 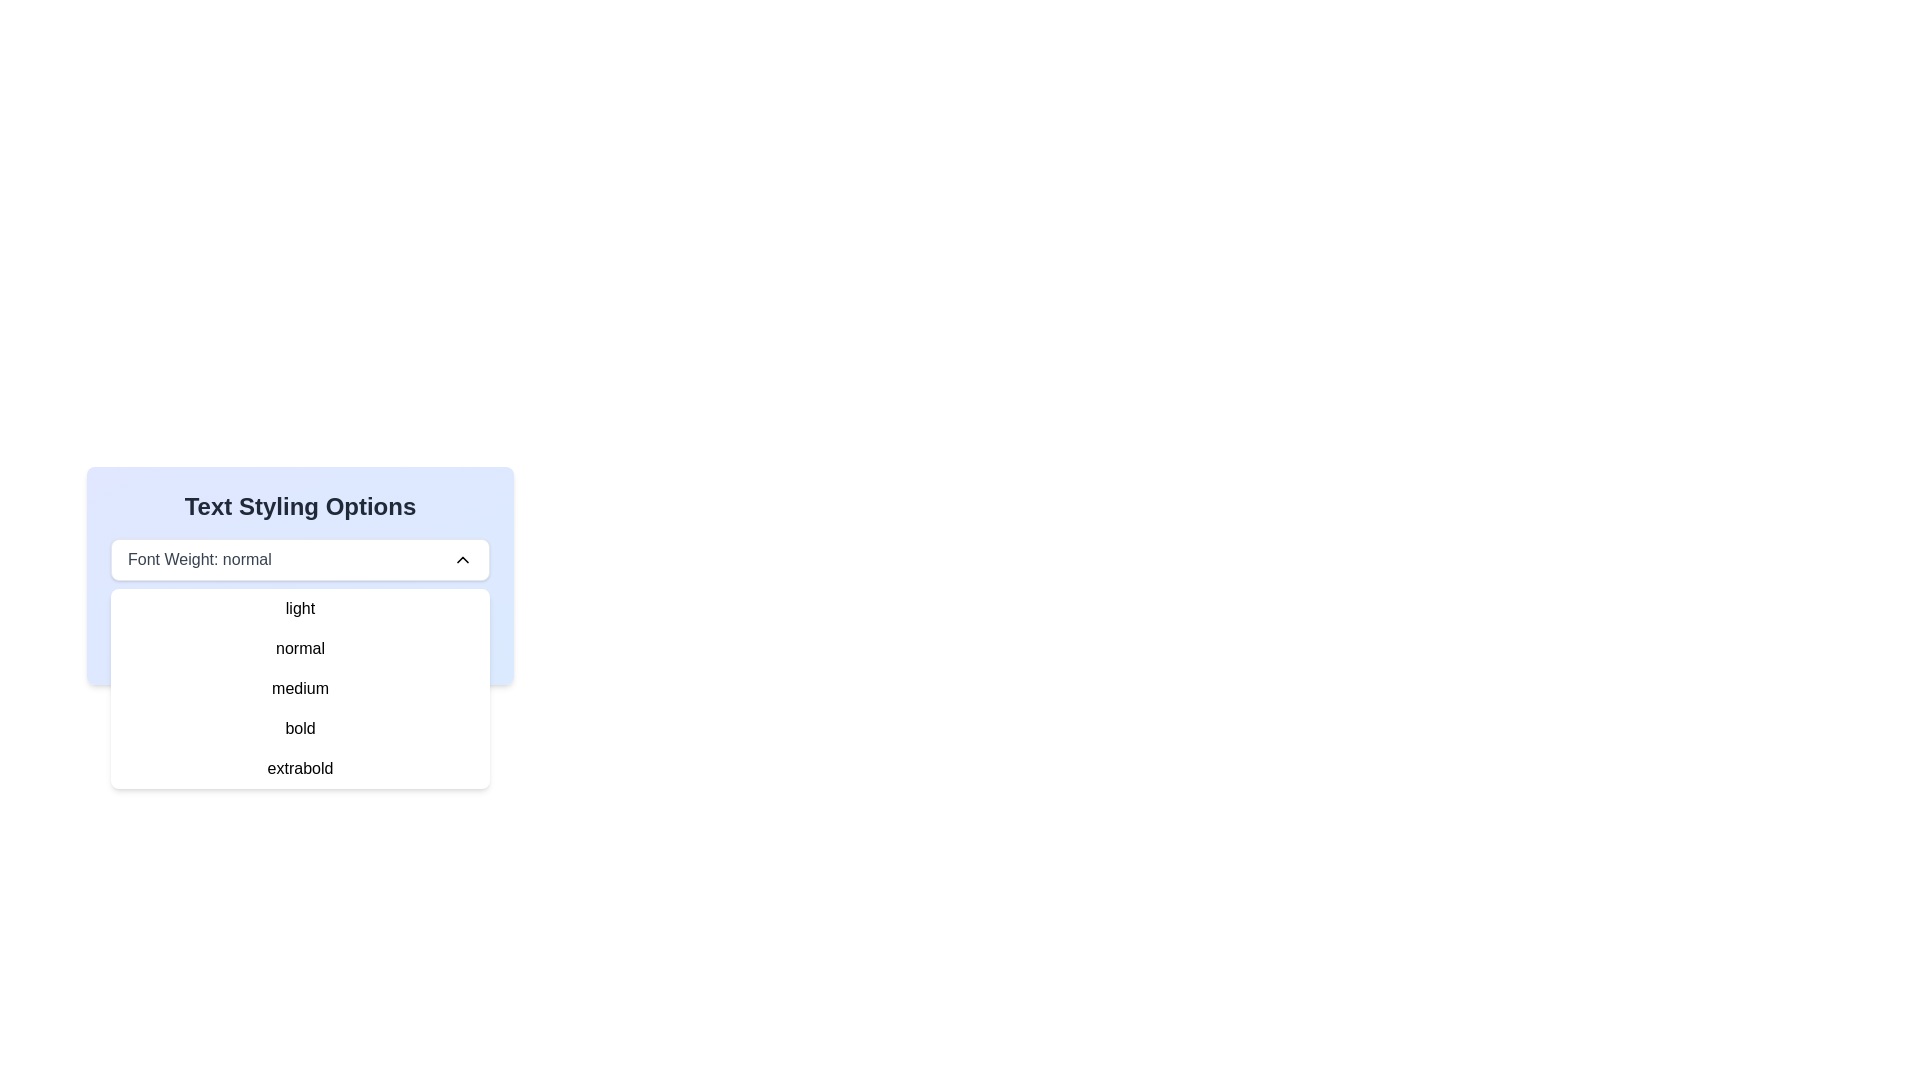 What do you see at coordinates (299, 729) in the screenshot?
I see `the text label displaying 'bold' in black font within the dropdown menu` at bounding box center [299, 729].